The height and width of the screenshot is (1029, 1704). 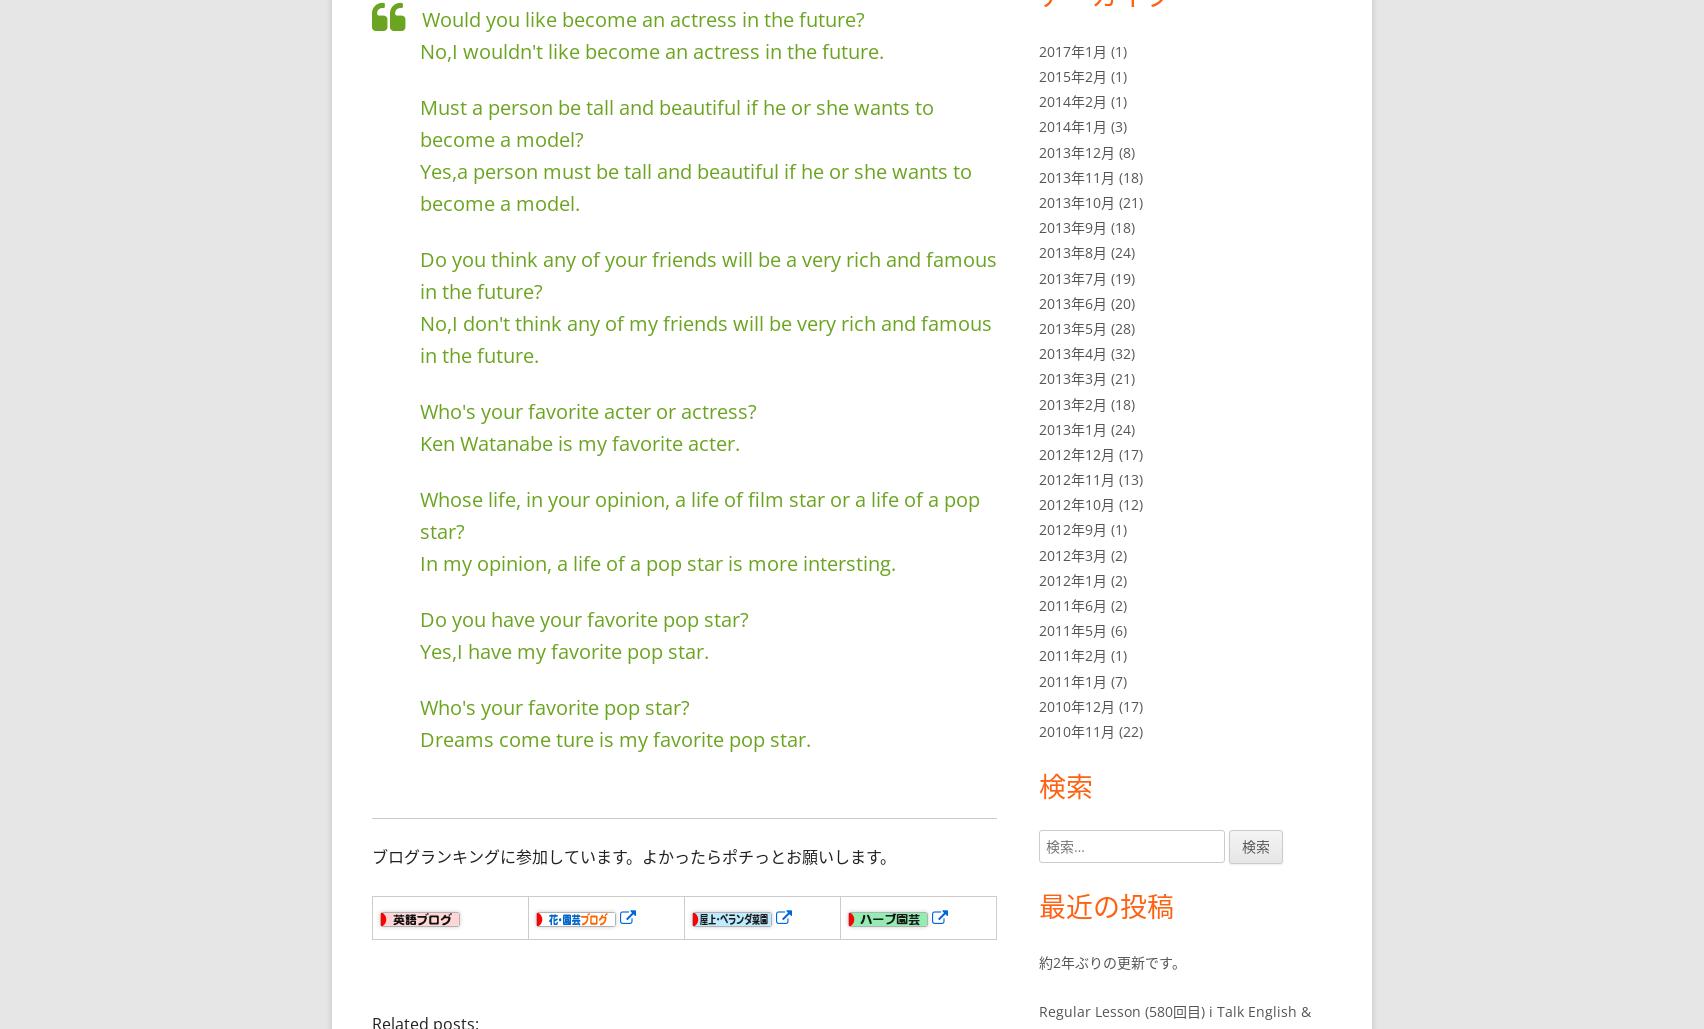 I want to click on '2017年1月', so click(x=1072, y=50).